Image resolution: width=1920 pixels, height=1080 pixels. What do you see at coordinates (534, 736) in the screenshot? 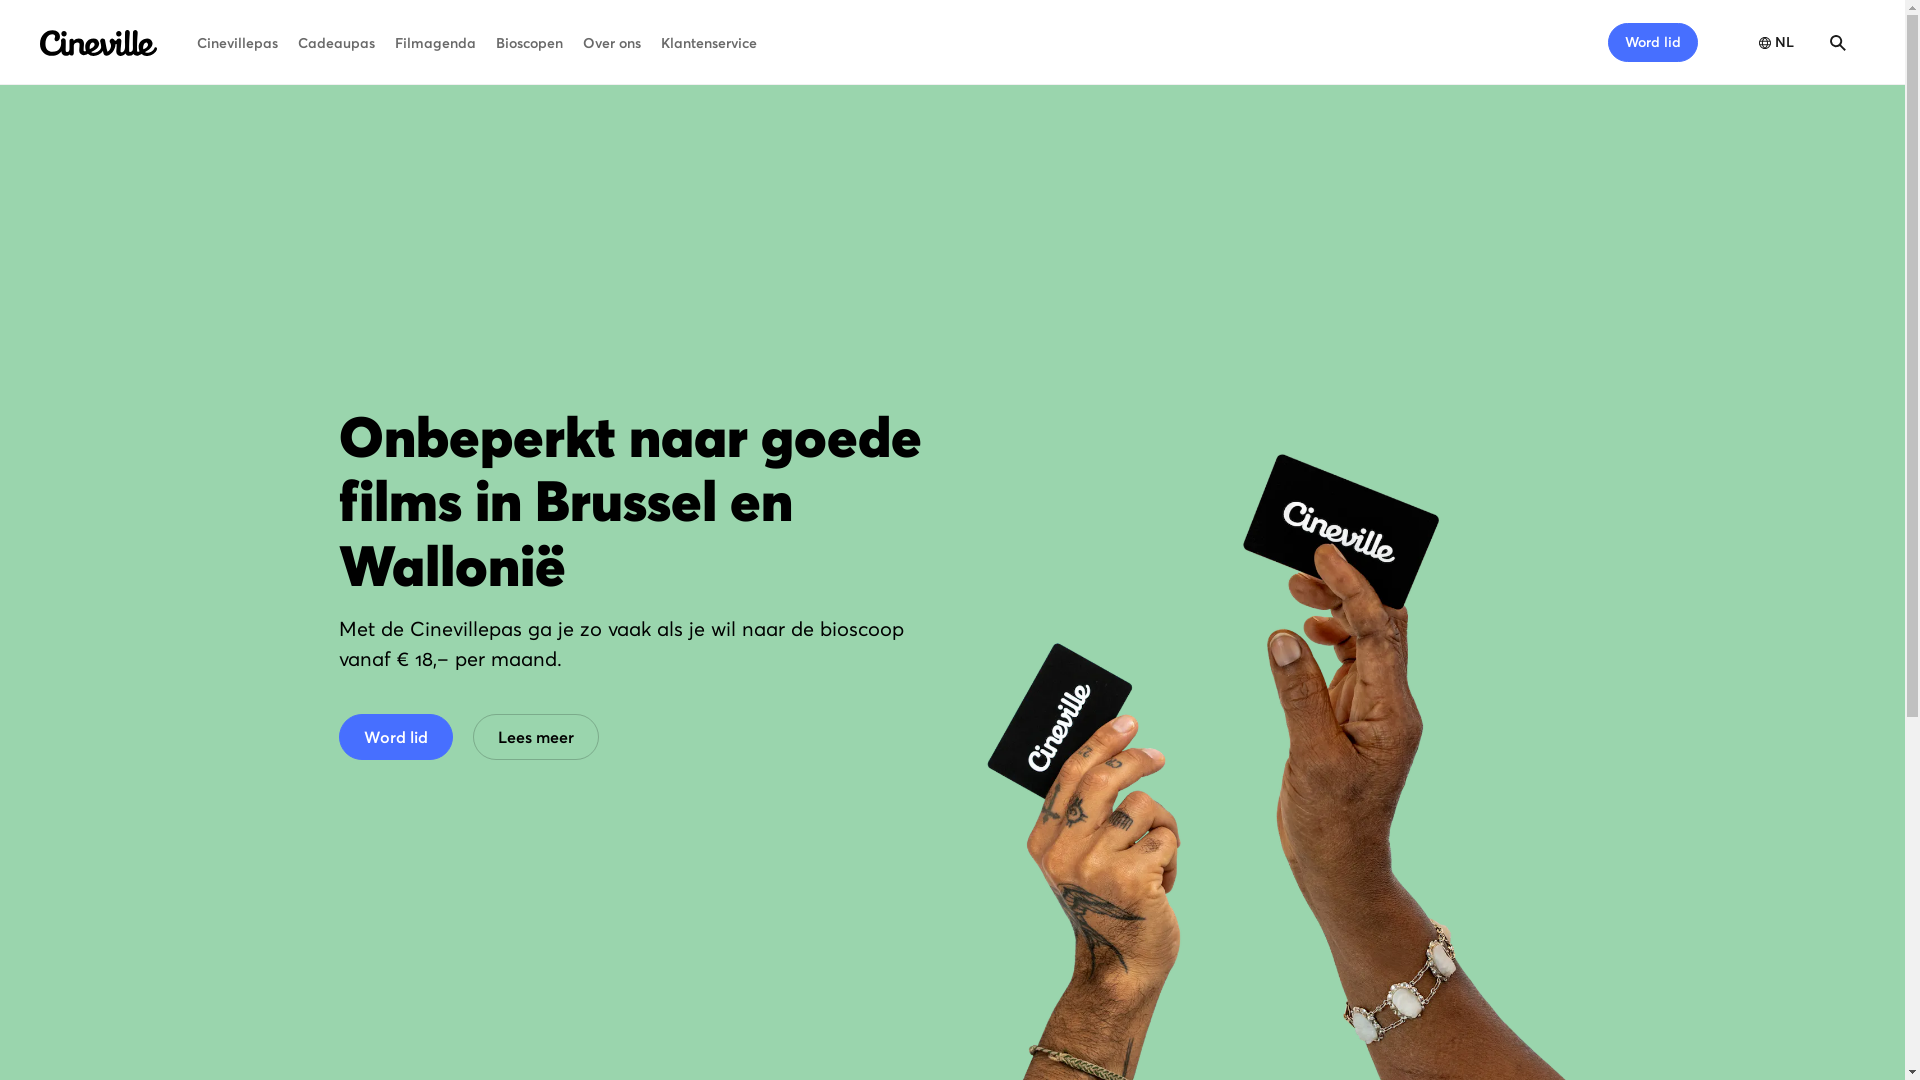
I see `'Lees meer'` at bounding box center [534, 736].